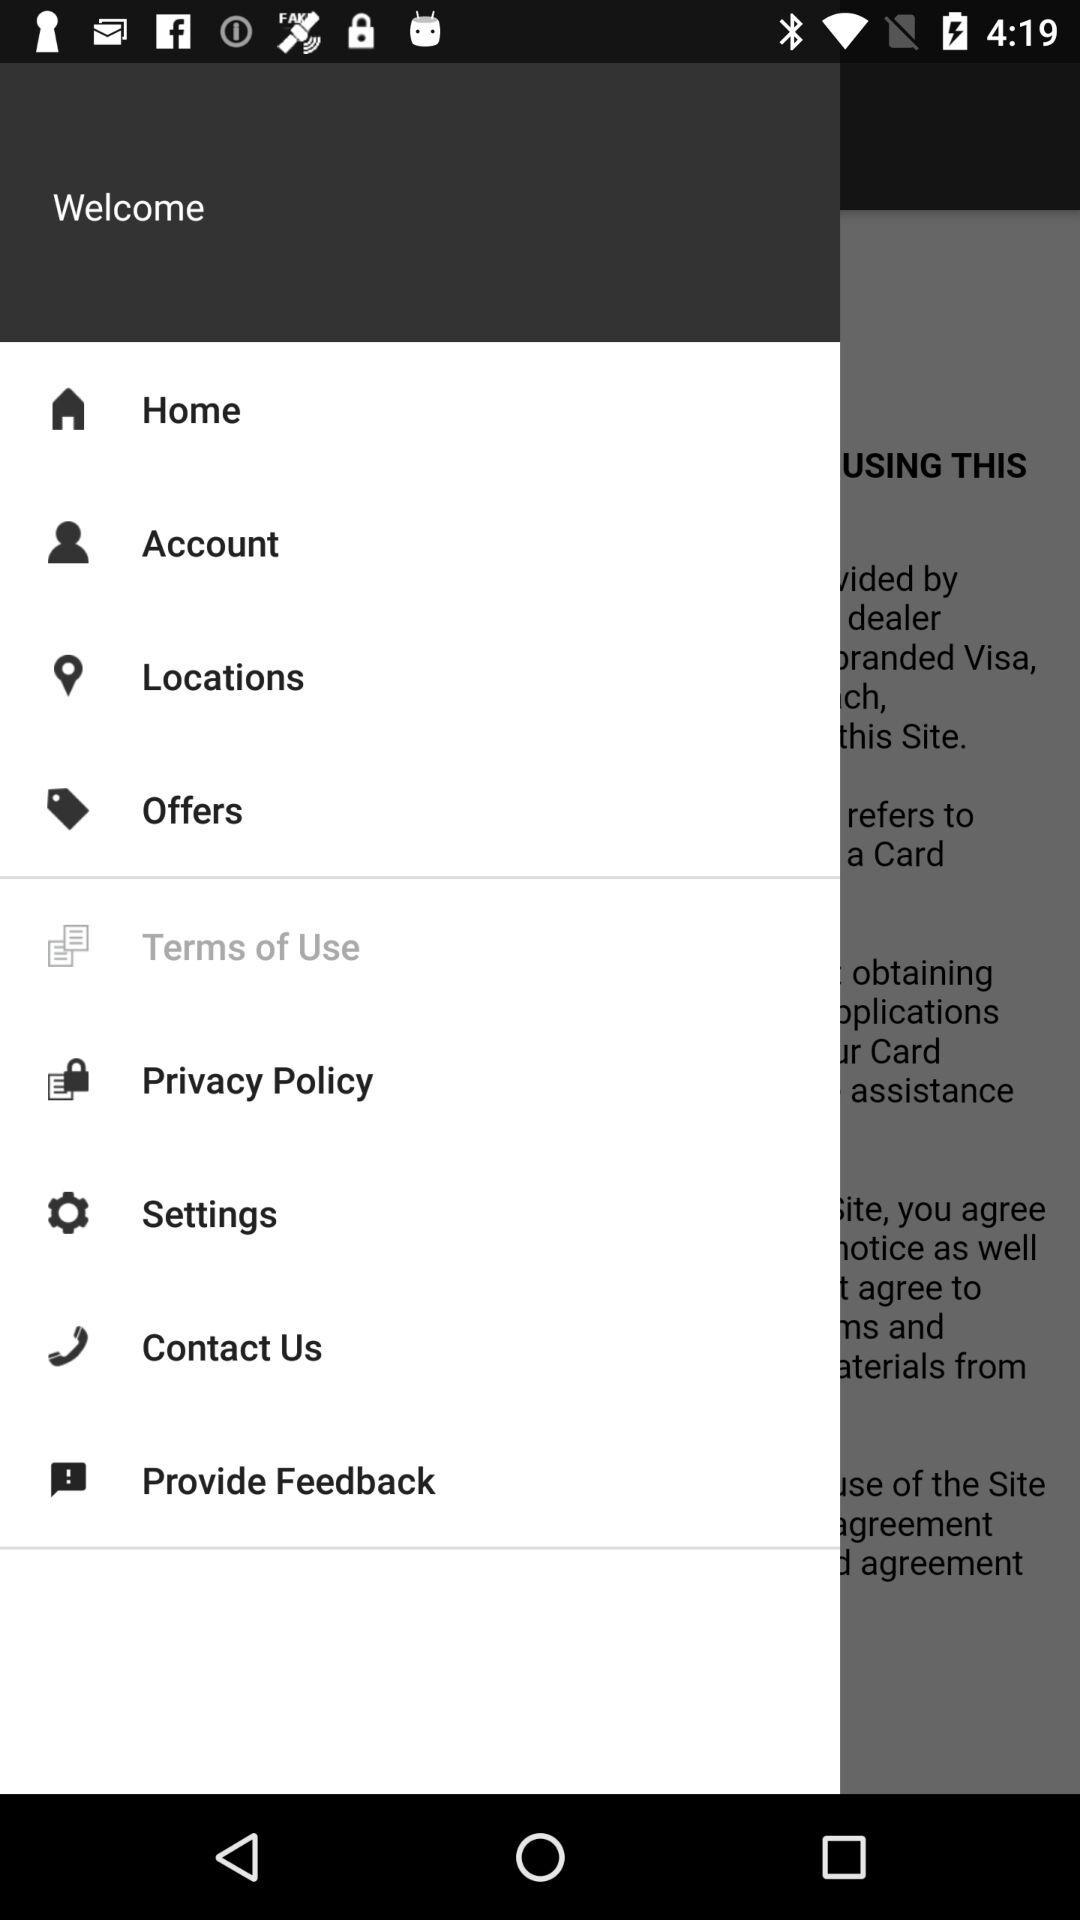 This screenshot has width=1080, height=1920. Describe the element at coordinates (67, 542) in the screenshot. I see `the profile icon which is left to the account` at that location.